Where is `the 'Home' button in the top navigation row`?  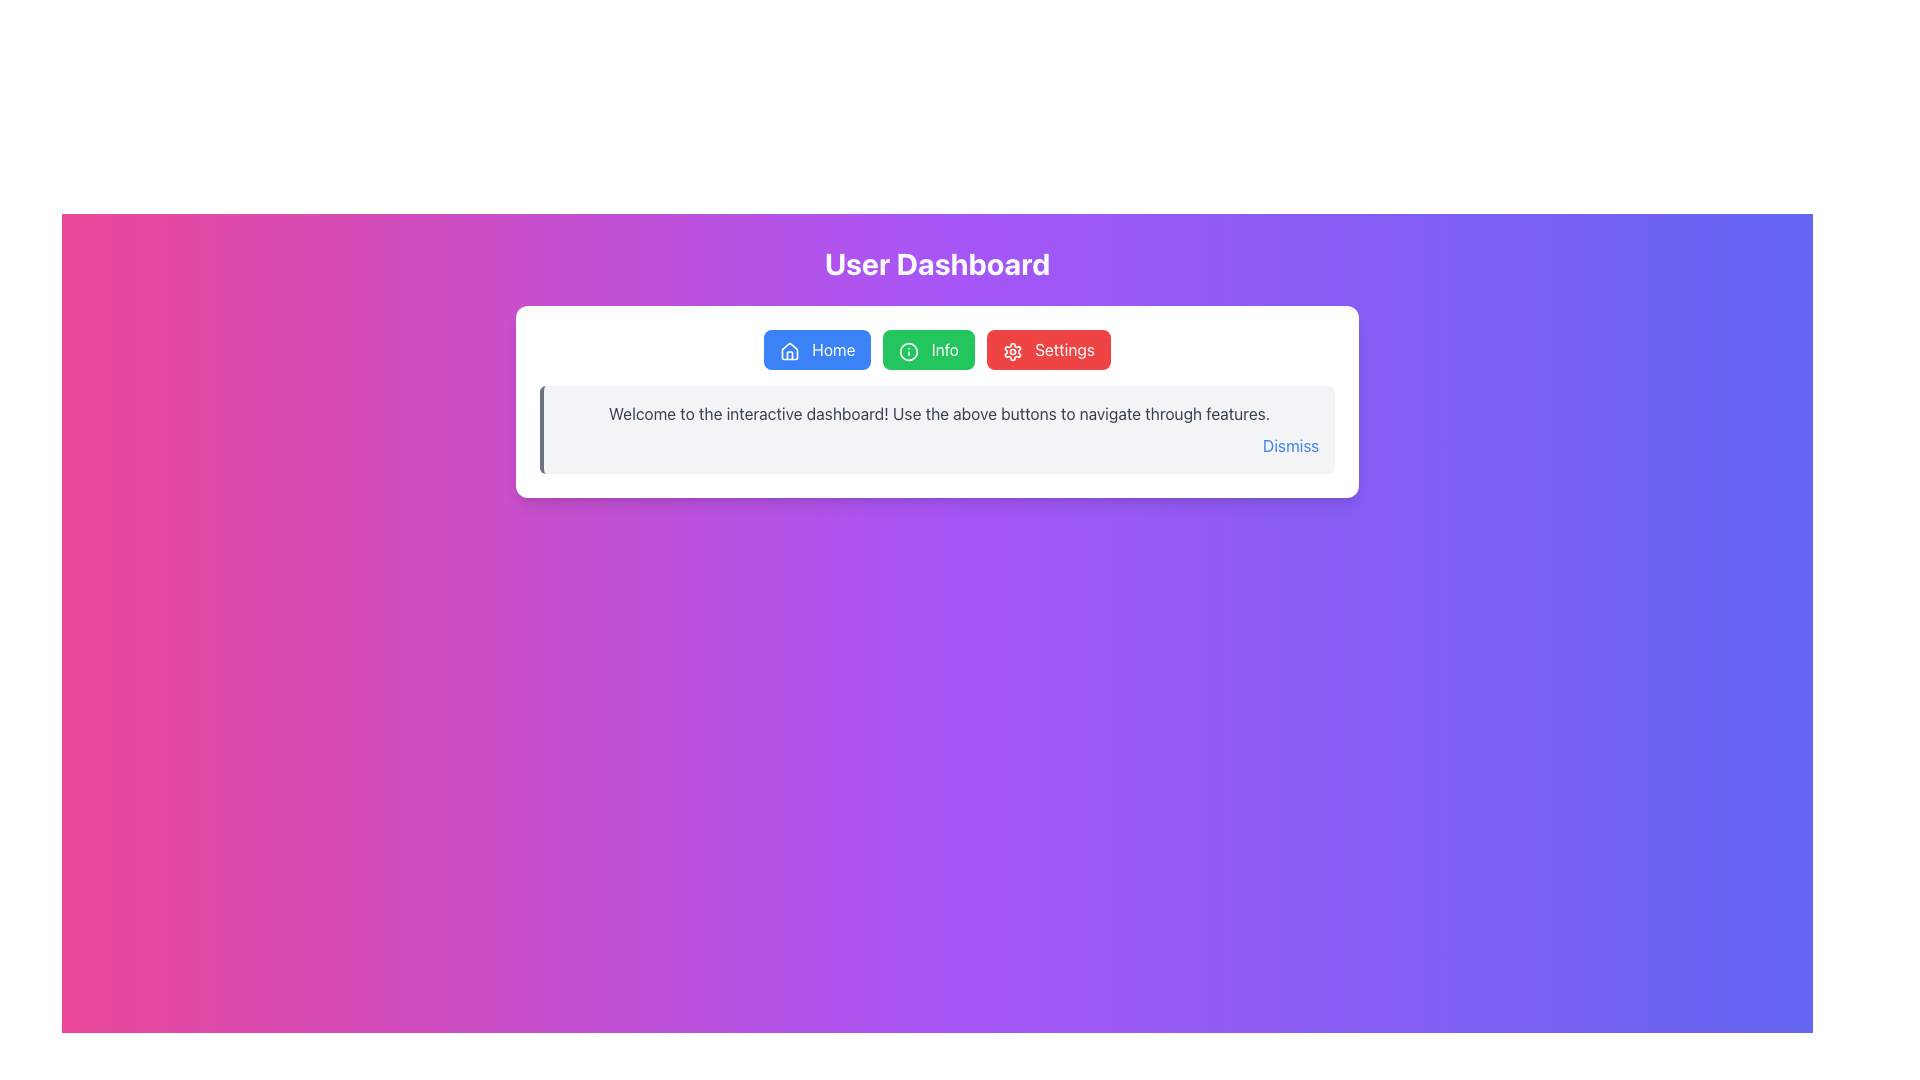 the 'Home' button in the top navigation row is located at coordinates (789, 350).